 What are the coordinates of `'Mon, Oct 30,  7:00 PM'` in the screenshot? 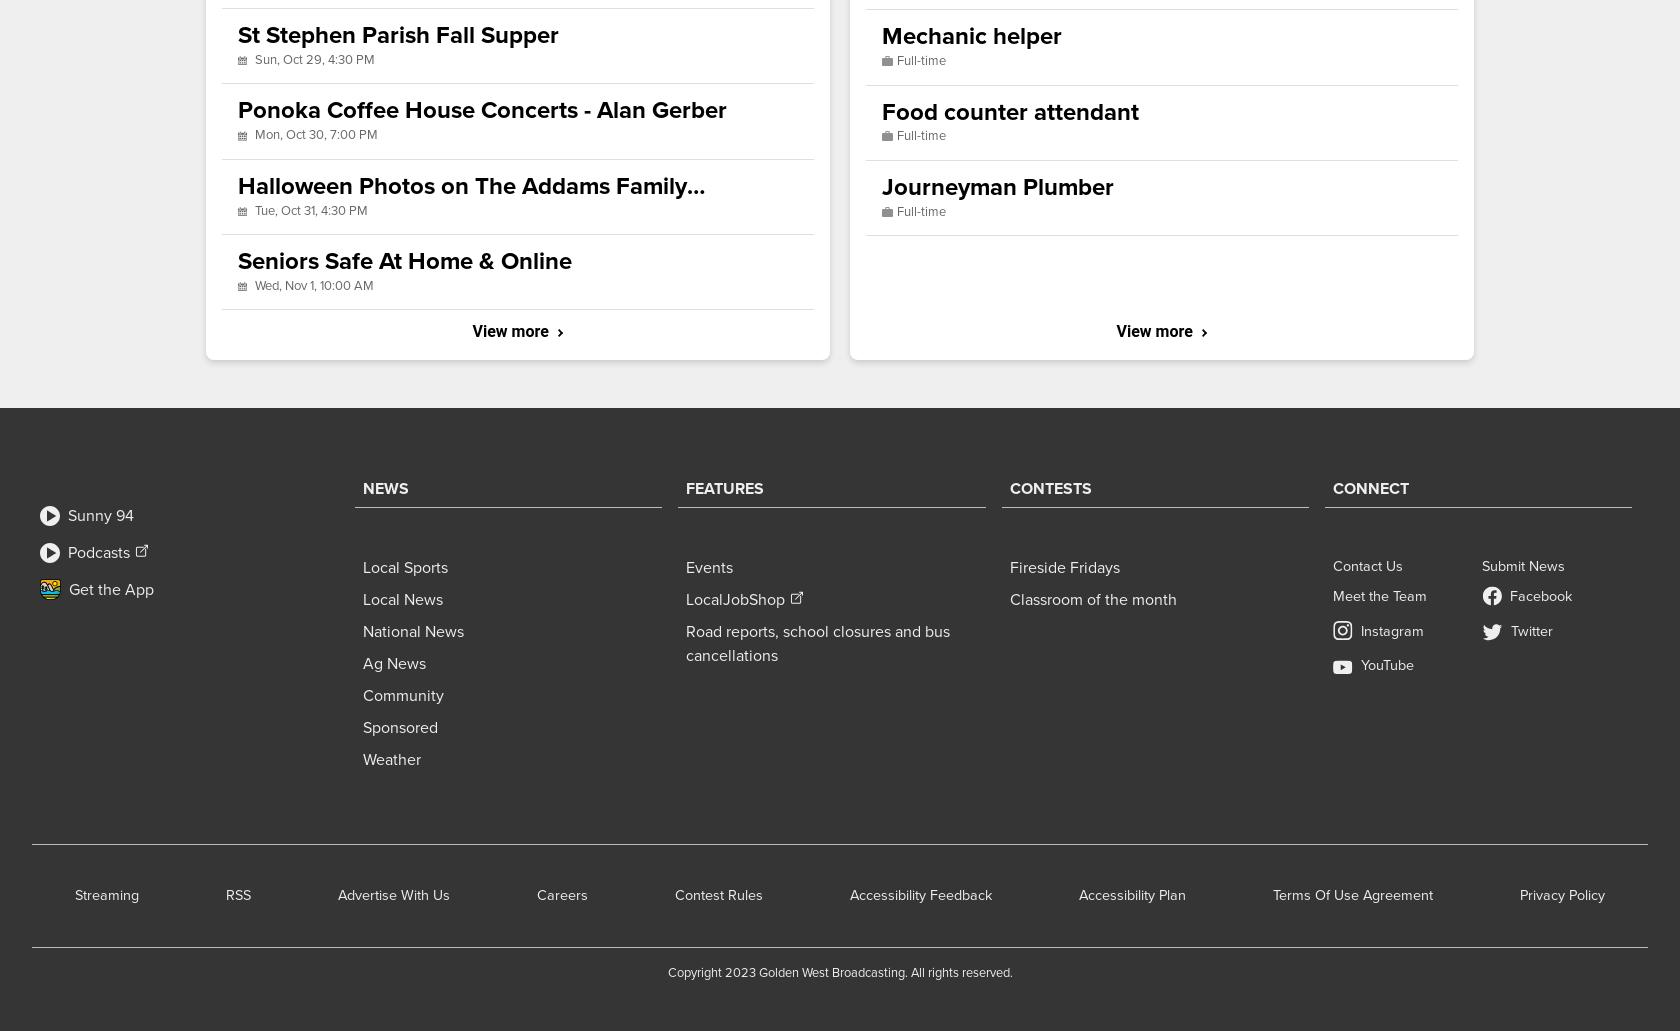 It's located at (316, 133).